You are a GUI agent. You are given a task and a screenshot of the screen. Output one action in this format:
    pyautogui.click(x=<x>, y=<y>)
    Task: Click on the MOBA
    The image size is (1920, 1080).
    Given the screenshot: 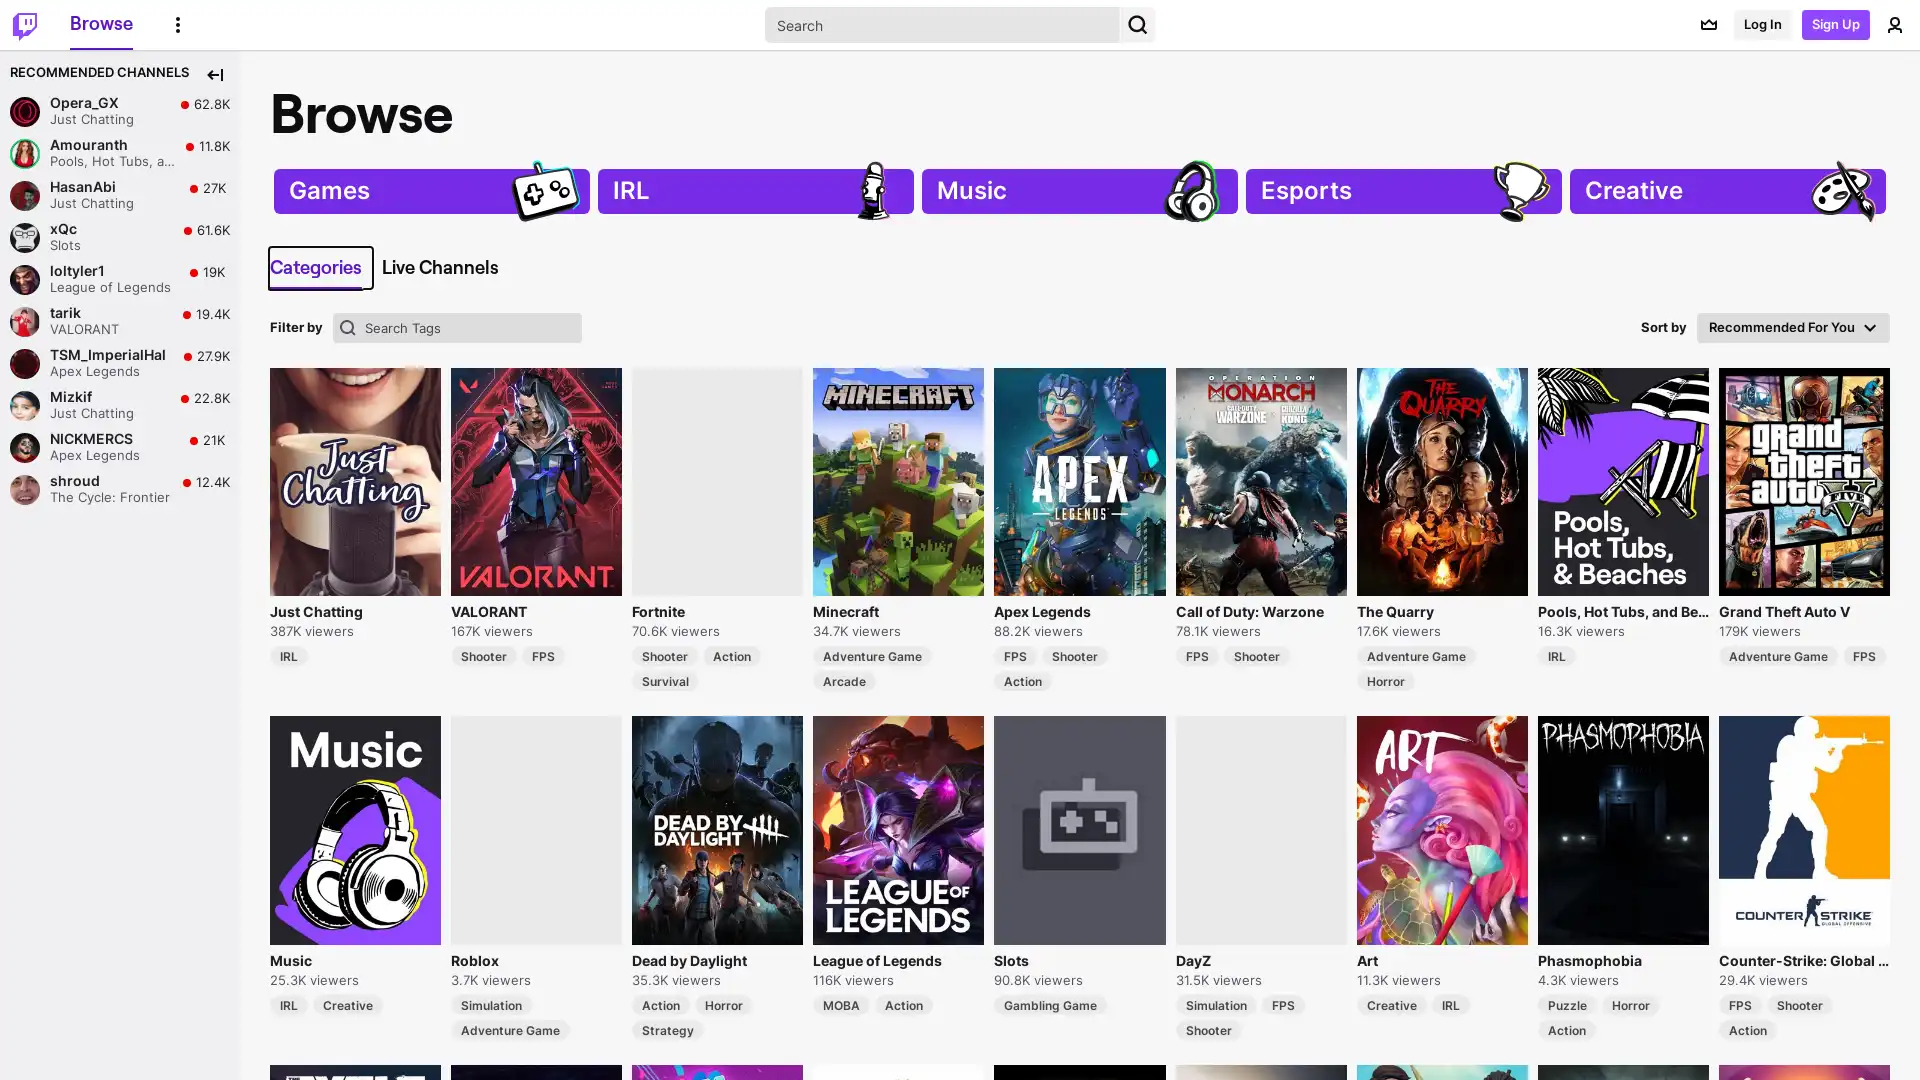 What is the action you would take?
    pyautogui.click(x=841, y=1005)
    